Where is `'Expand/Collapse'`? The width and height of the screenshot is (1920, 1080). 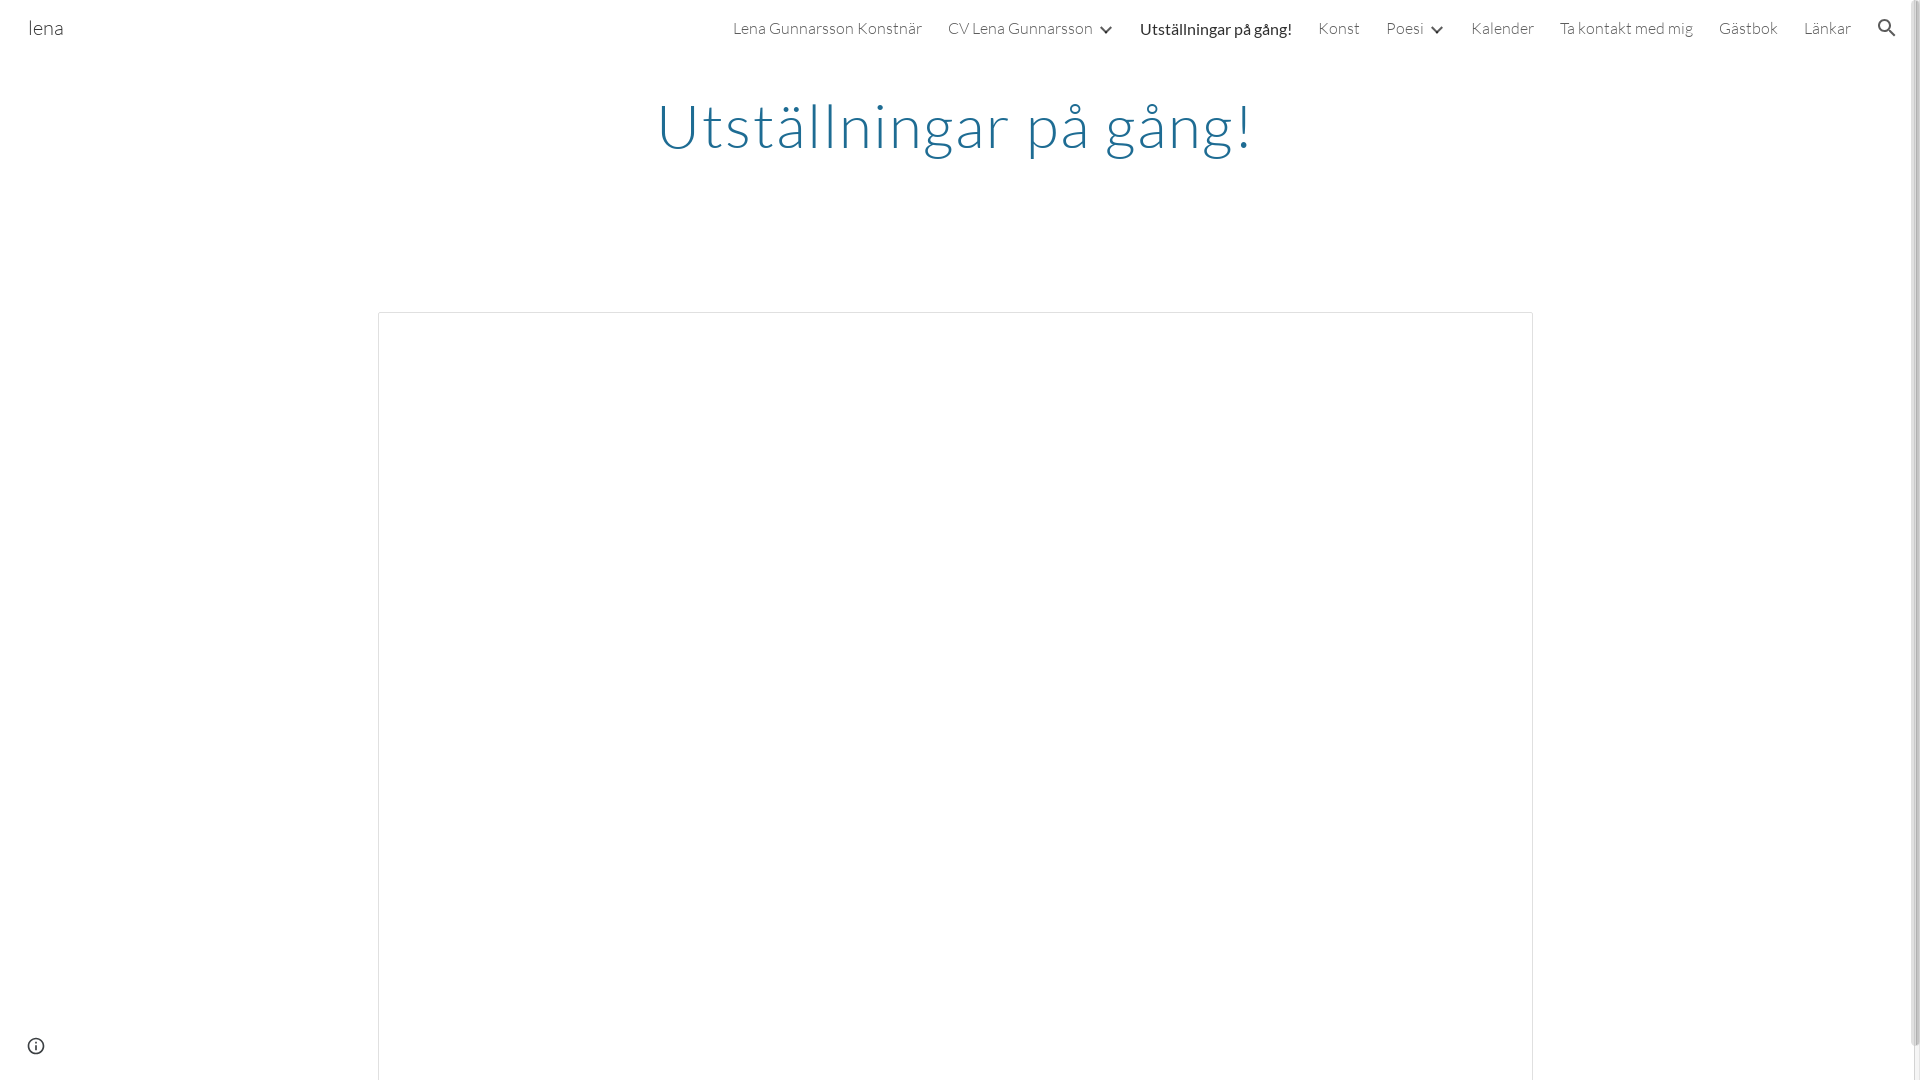 'Expand/Collapse' is located at coordinates (1094, 27).